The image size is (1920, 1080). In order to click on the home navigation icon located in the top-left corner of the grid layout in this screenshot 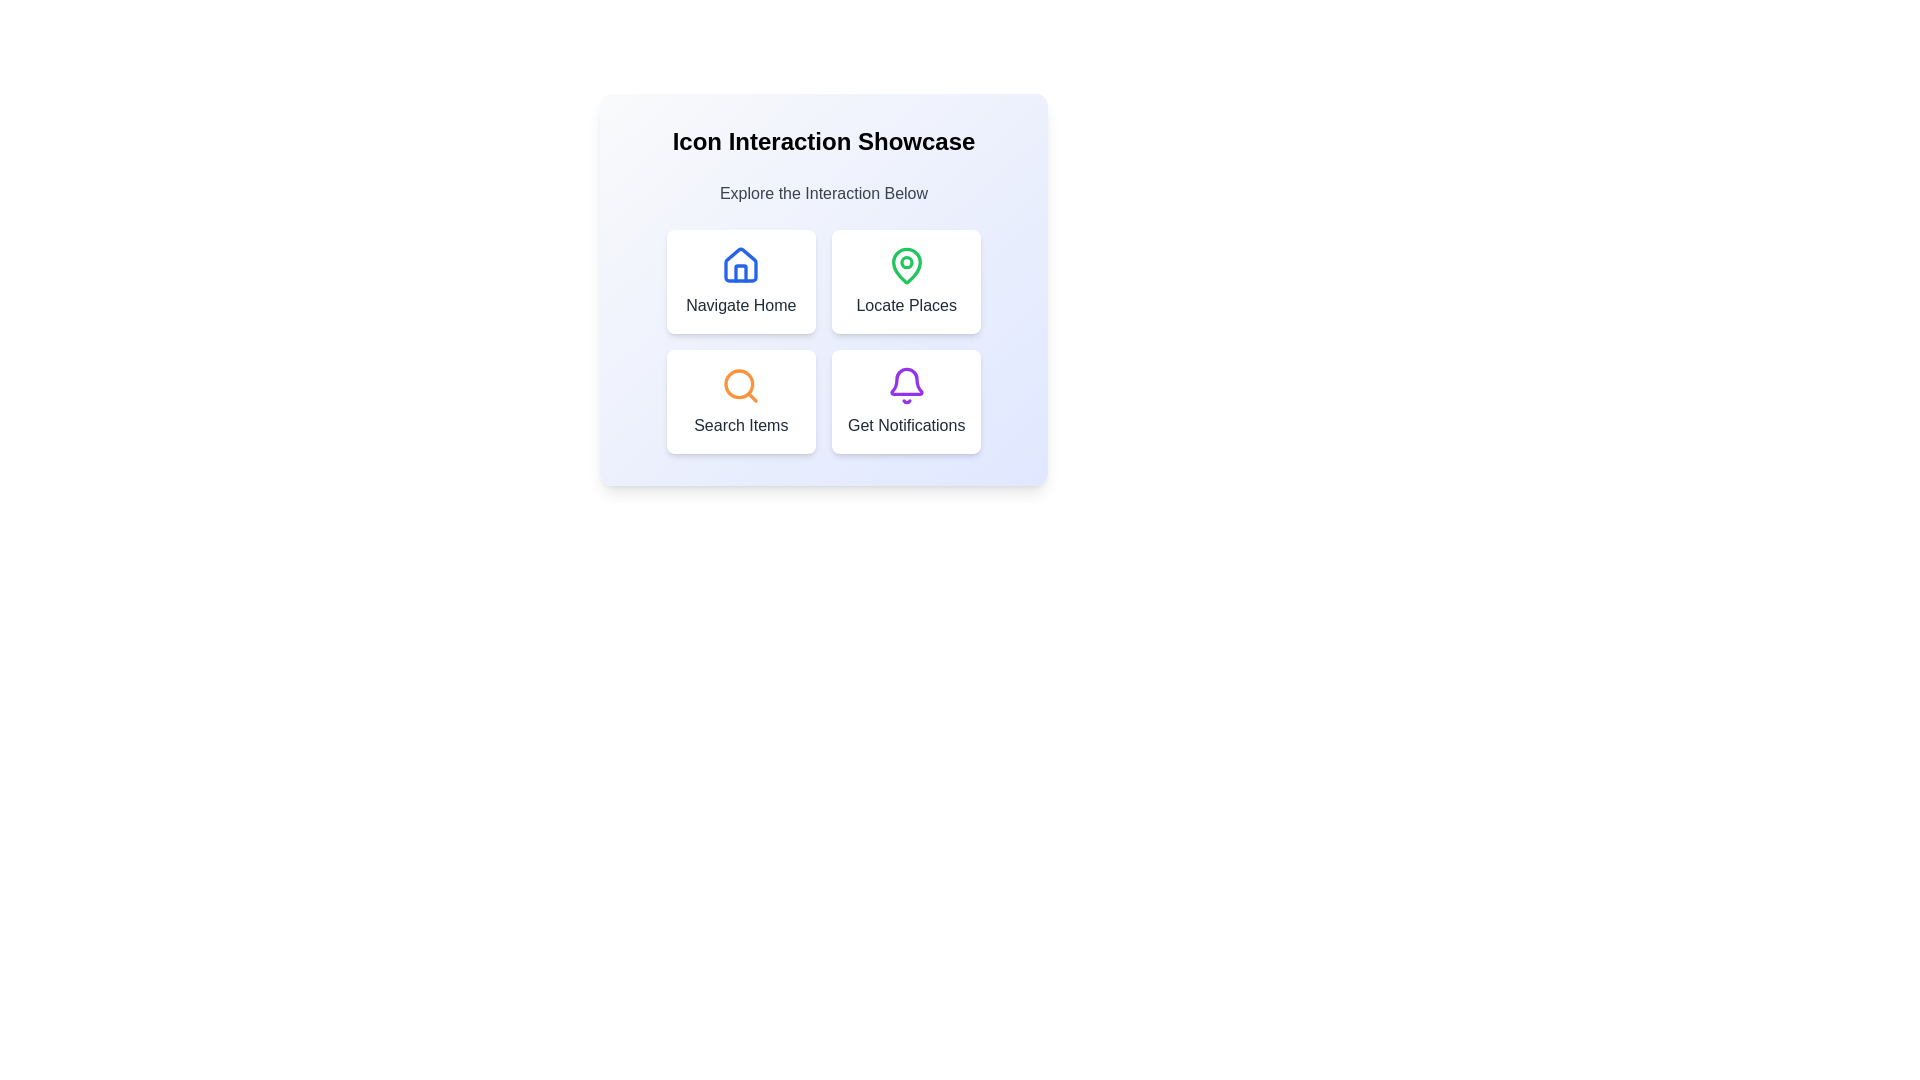, I will do `click(740, 264)`.